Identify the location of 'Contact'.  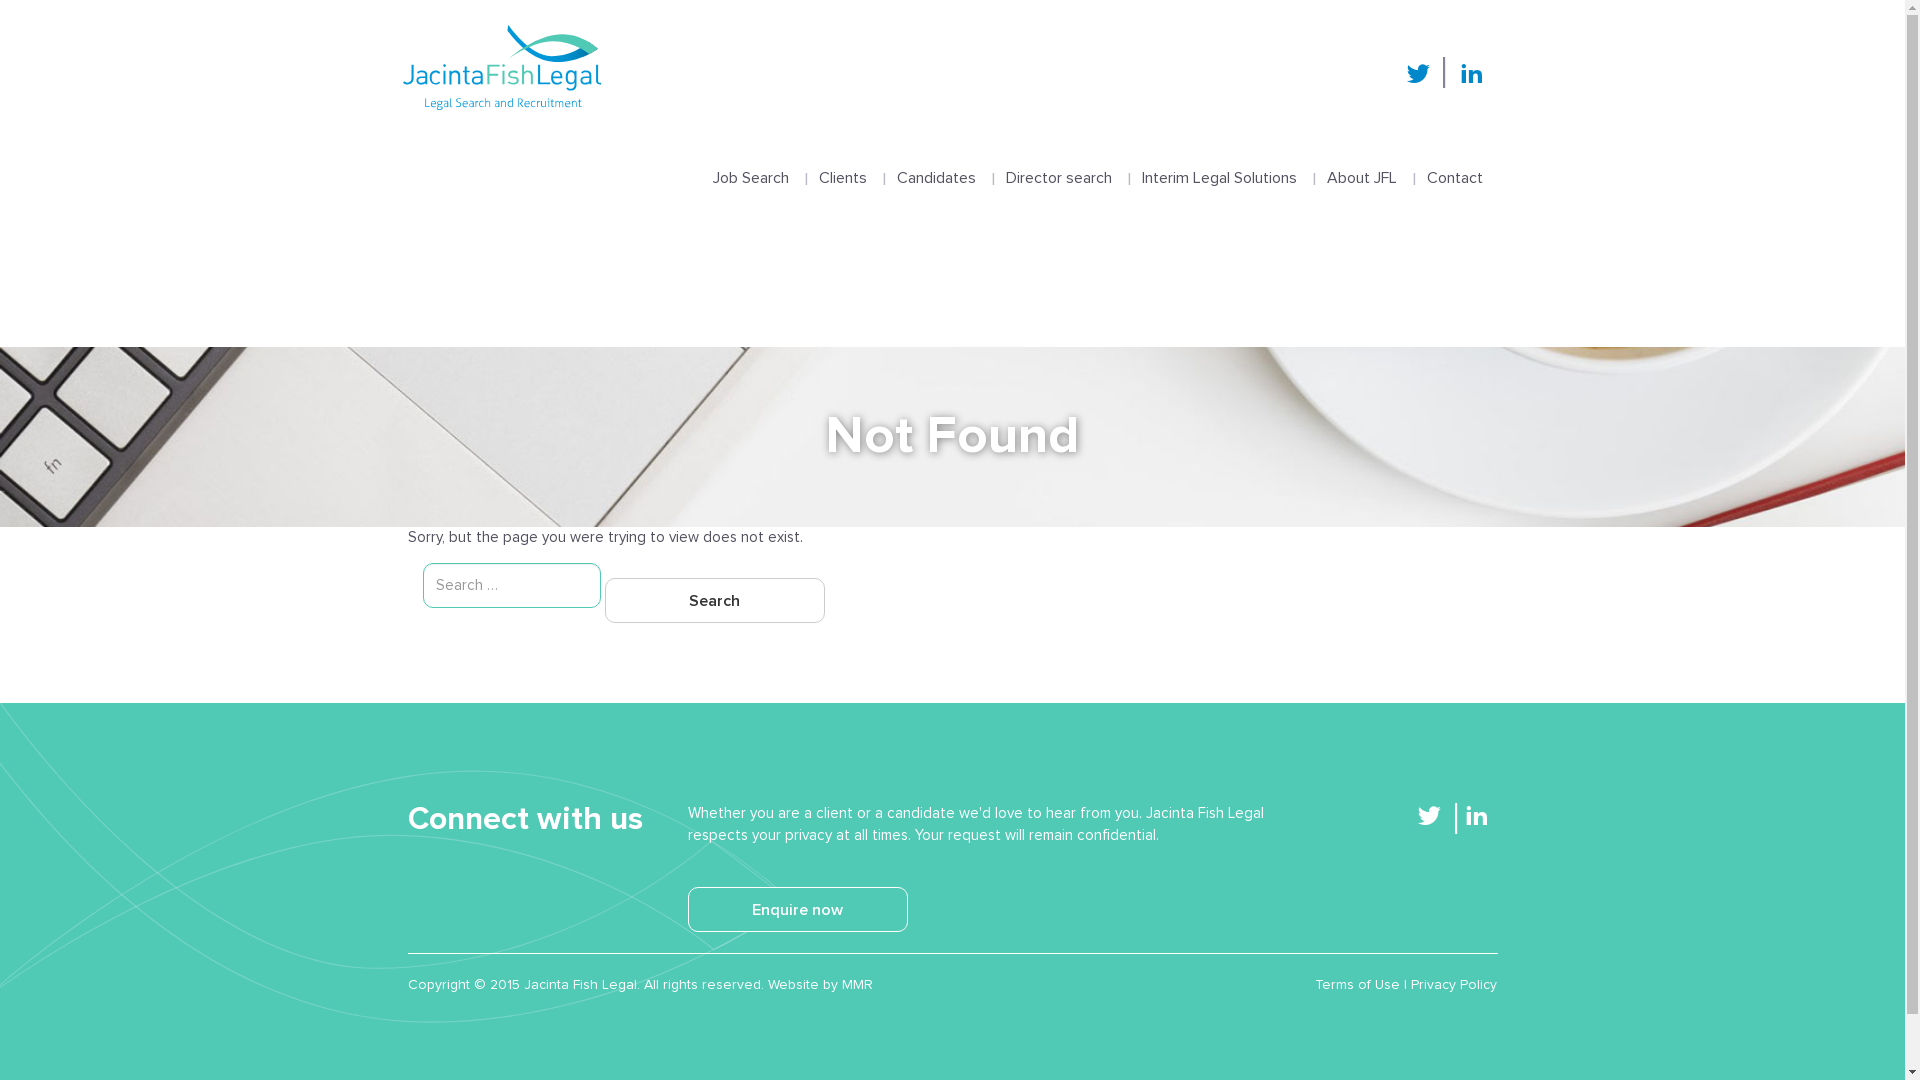
(1454, 157).